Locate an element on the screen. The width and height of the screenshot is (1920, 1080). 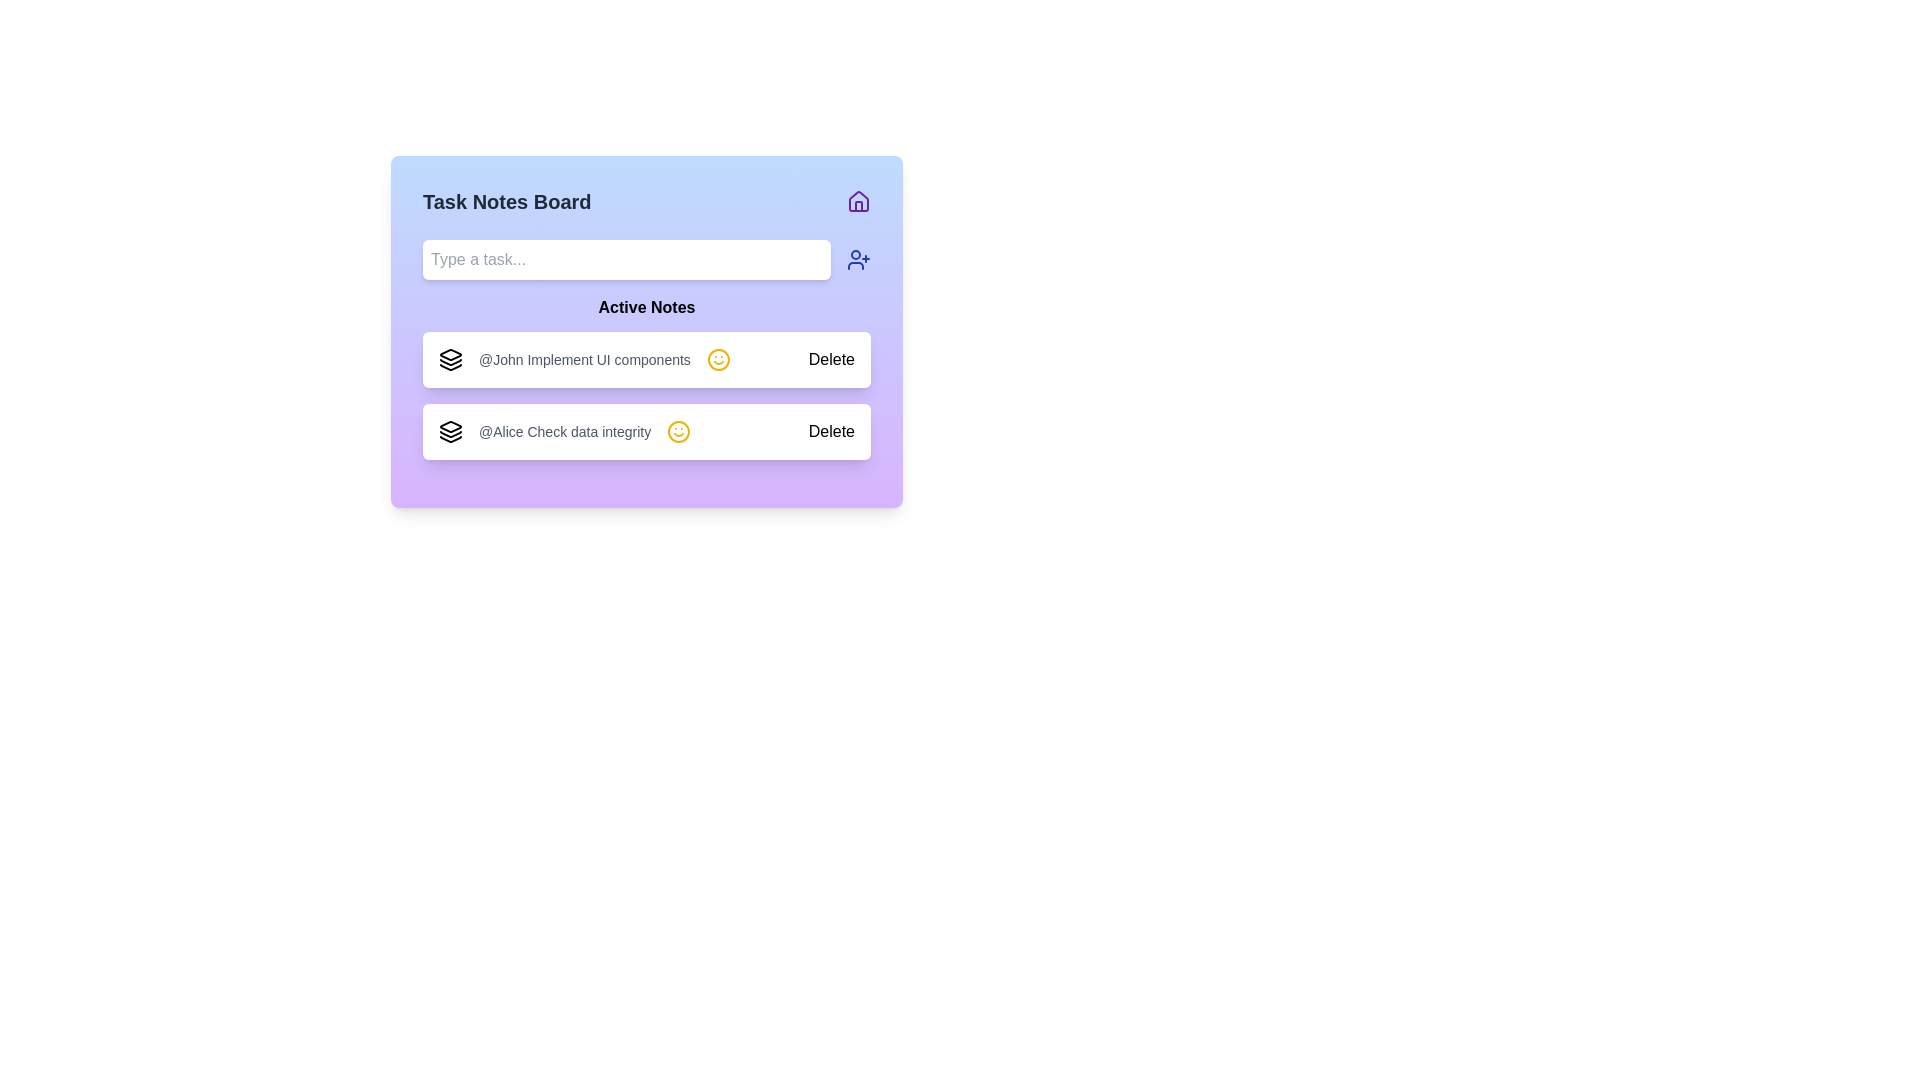
the second task note entry in the 'Task Notes Board' is located at coordinates (647, 431).